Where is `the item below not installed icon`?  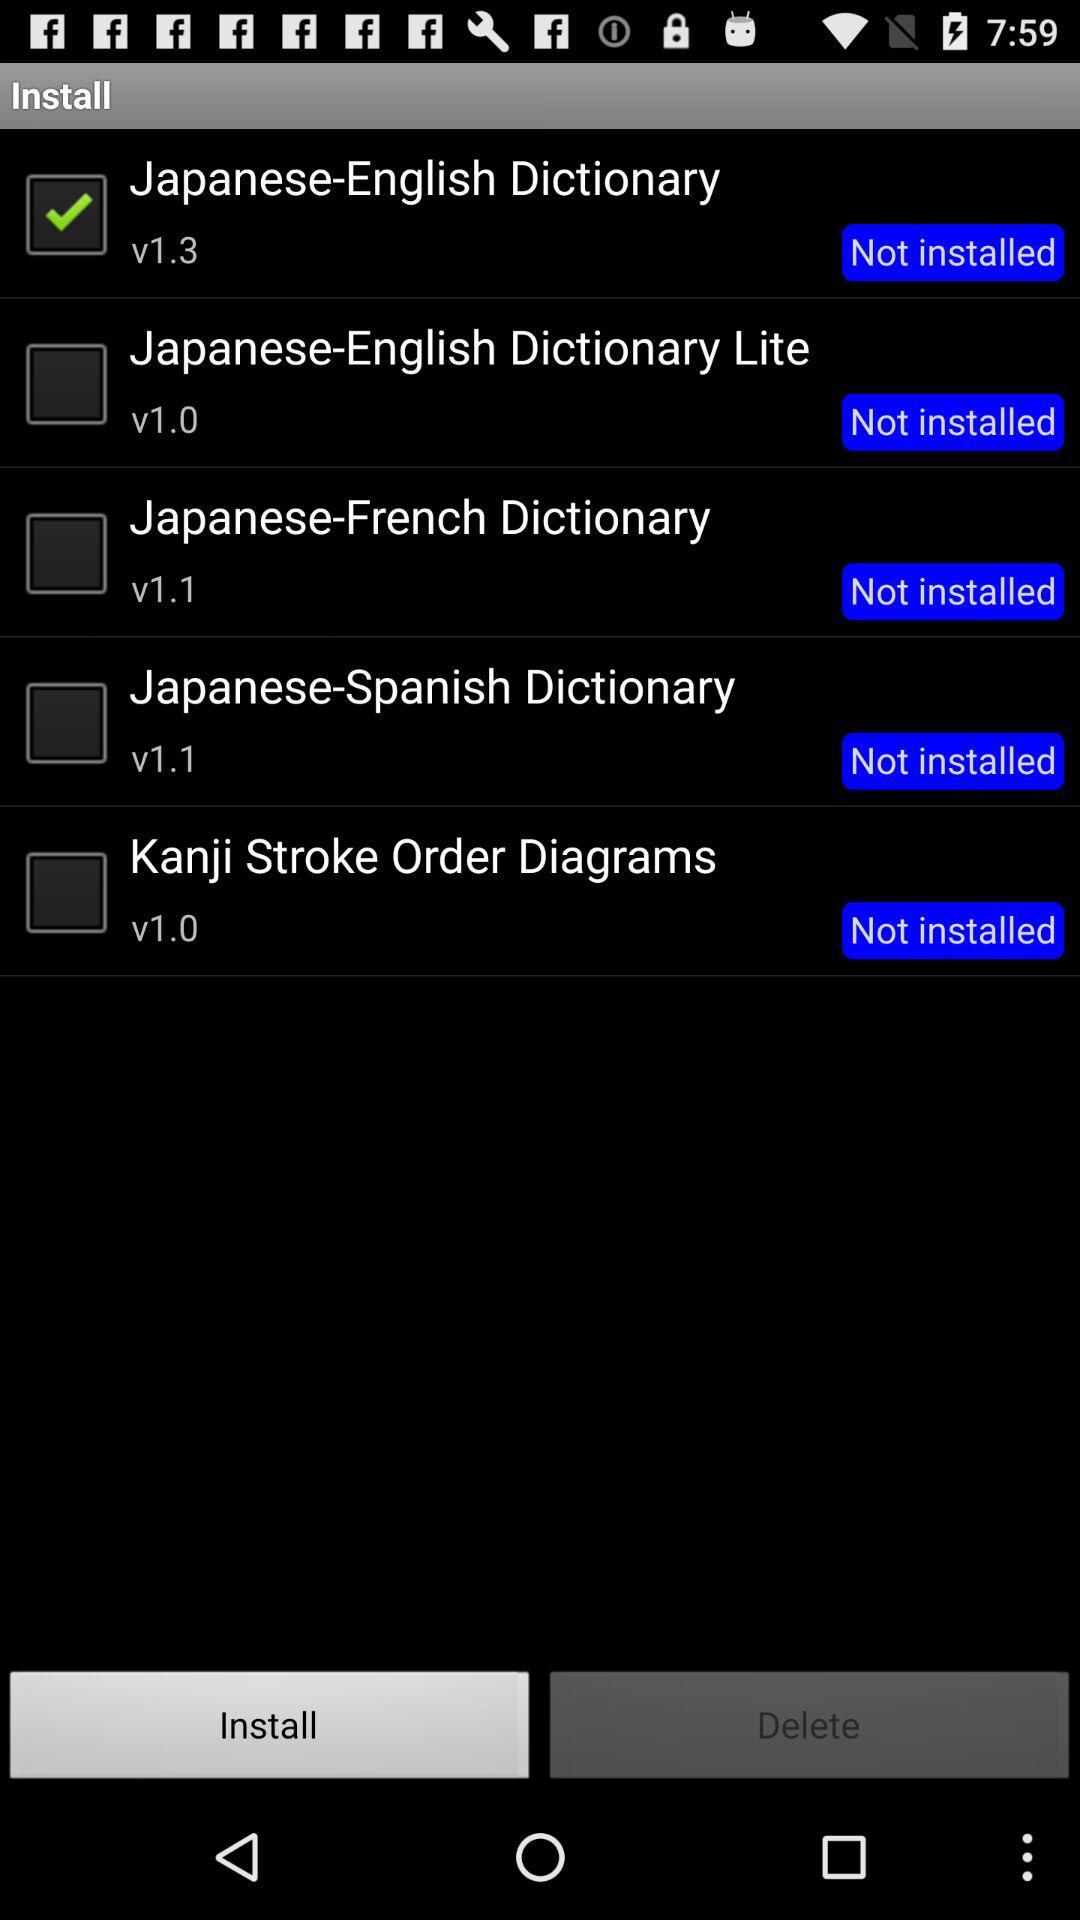 the item below not installed icon is located at coordinates (810, 1730).